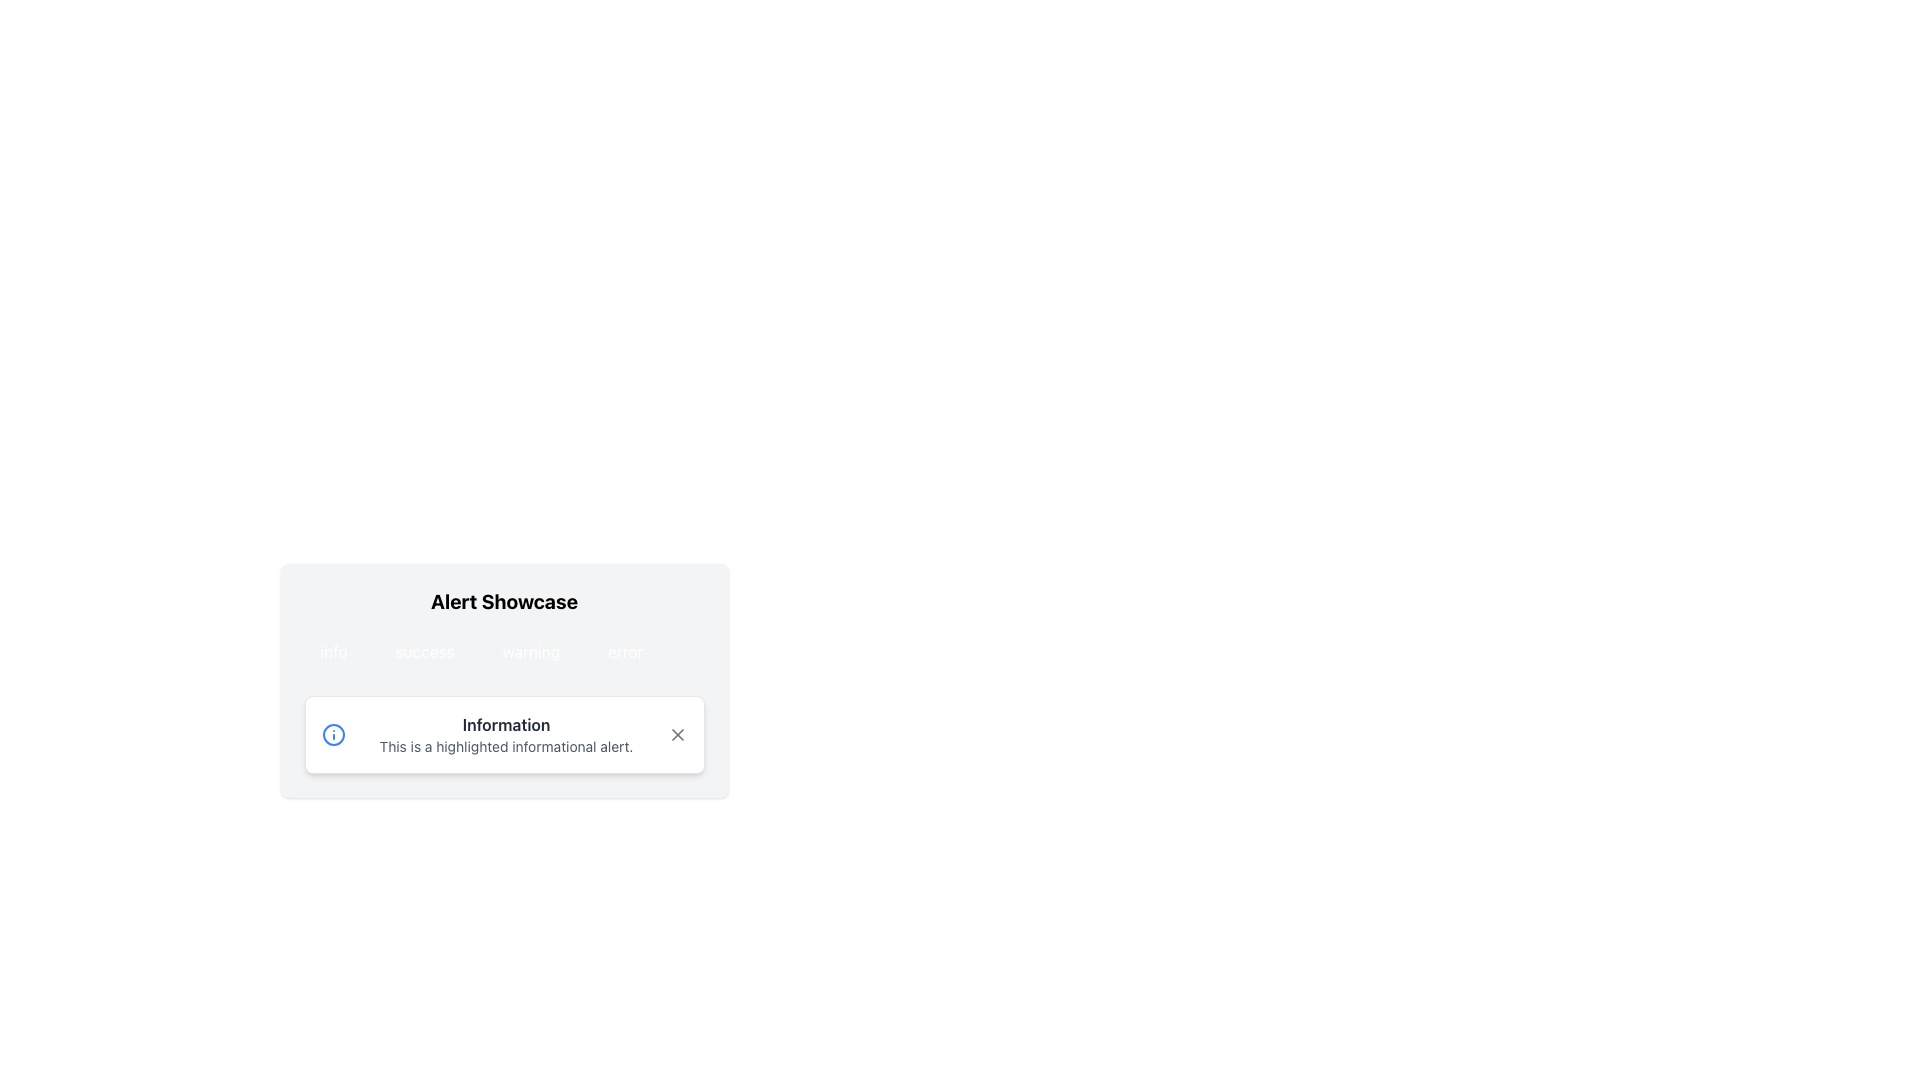 The image size is (1920, 1080). What do you see at coordinates (531, 651) in the screenshot?
I see `the warning button located between the 'success' and 'error' buttons in the Alert Showcase section` at bounding box center [531, 651].